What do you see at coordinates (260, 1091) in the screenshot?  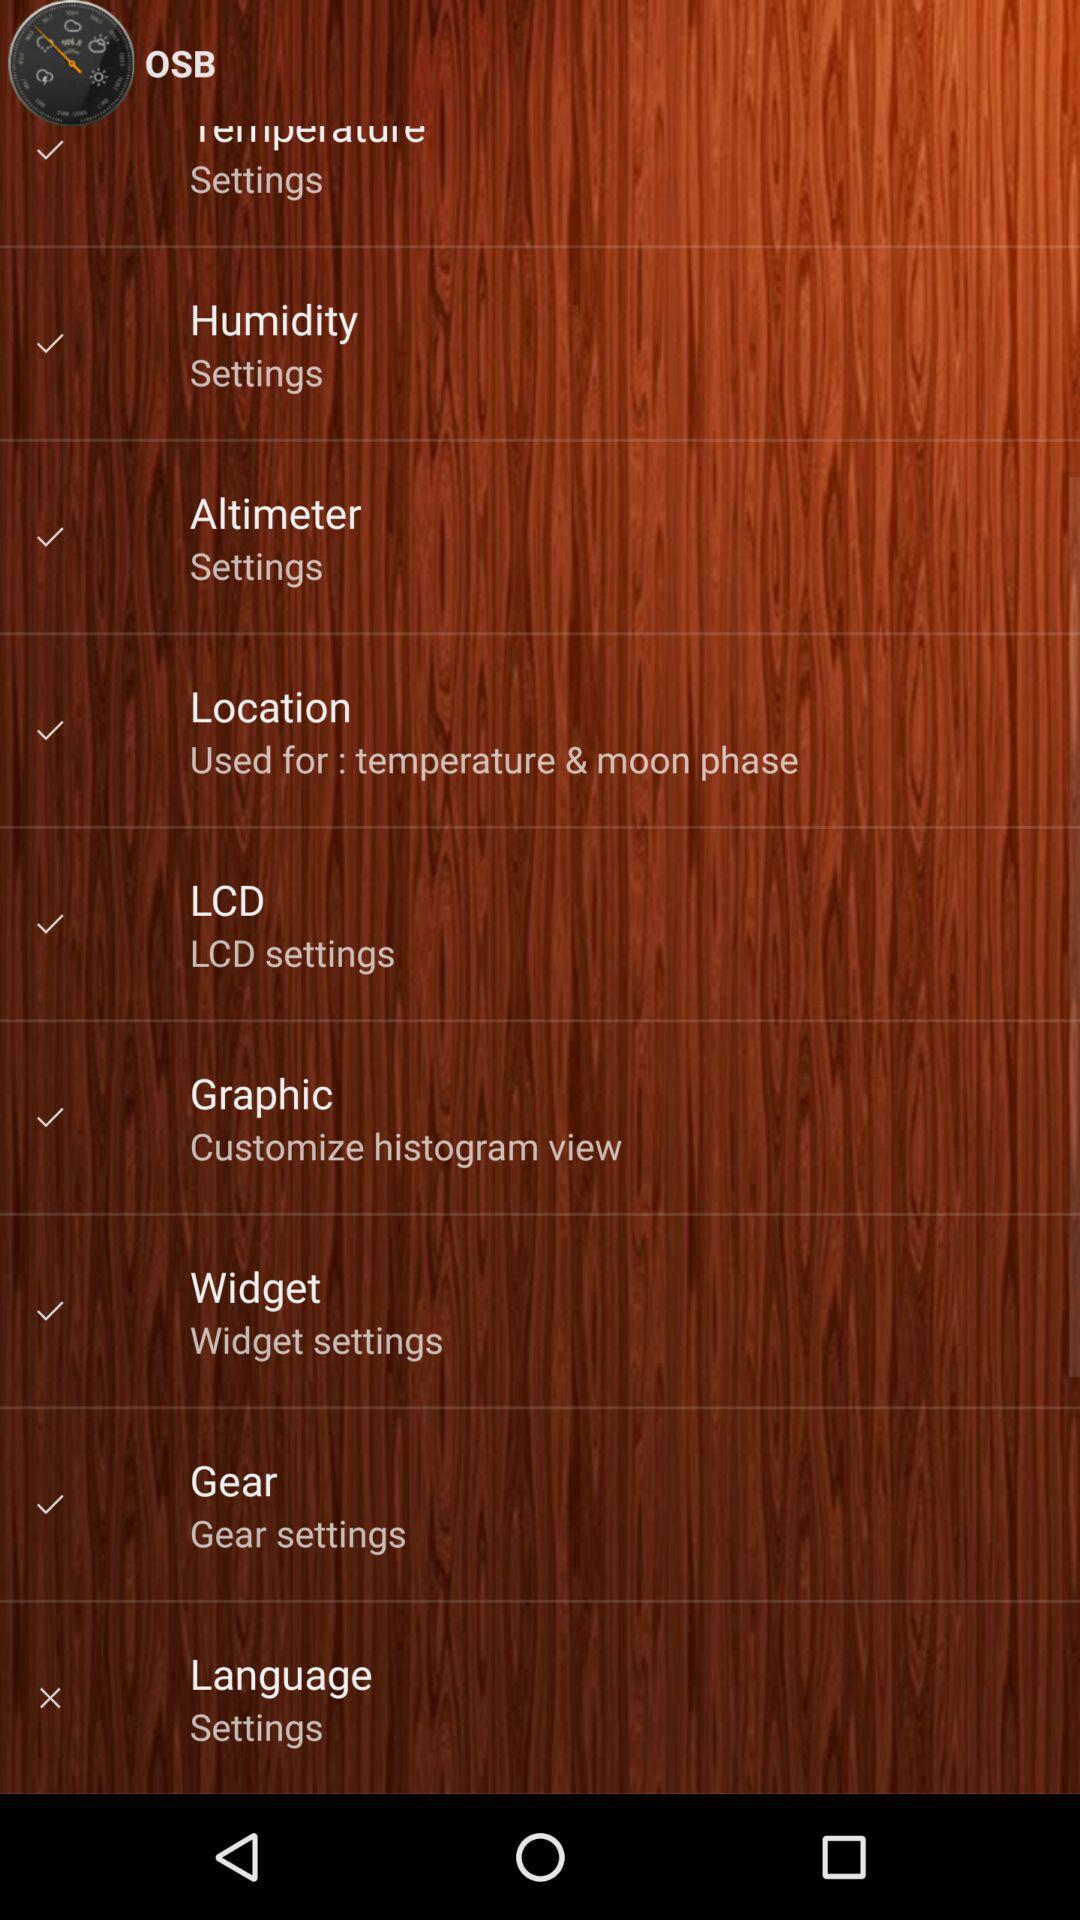 I see `app above the customize histogram view` at bounding box center [260, 1091].